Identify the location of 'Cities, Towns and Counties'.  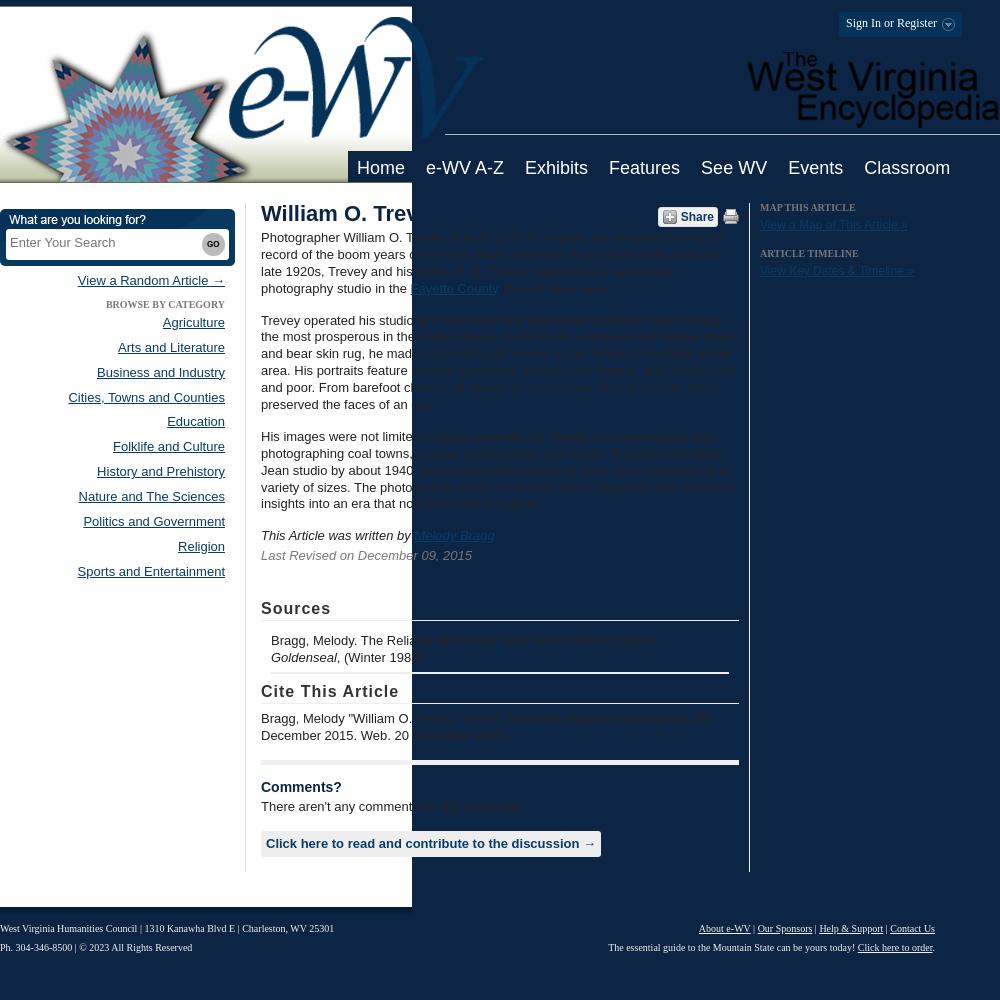
(67, 396).